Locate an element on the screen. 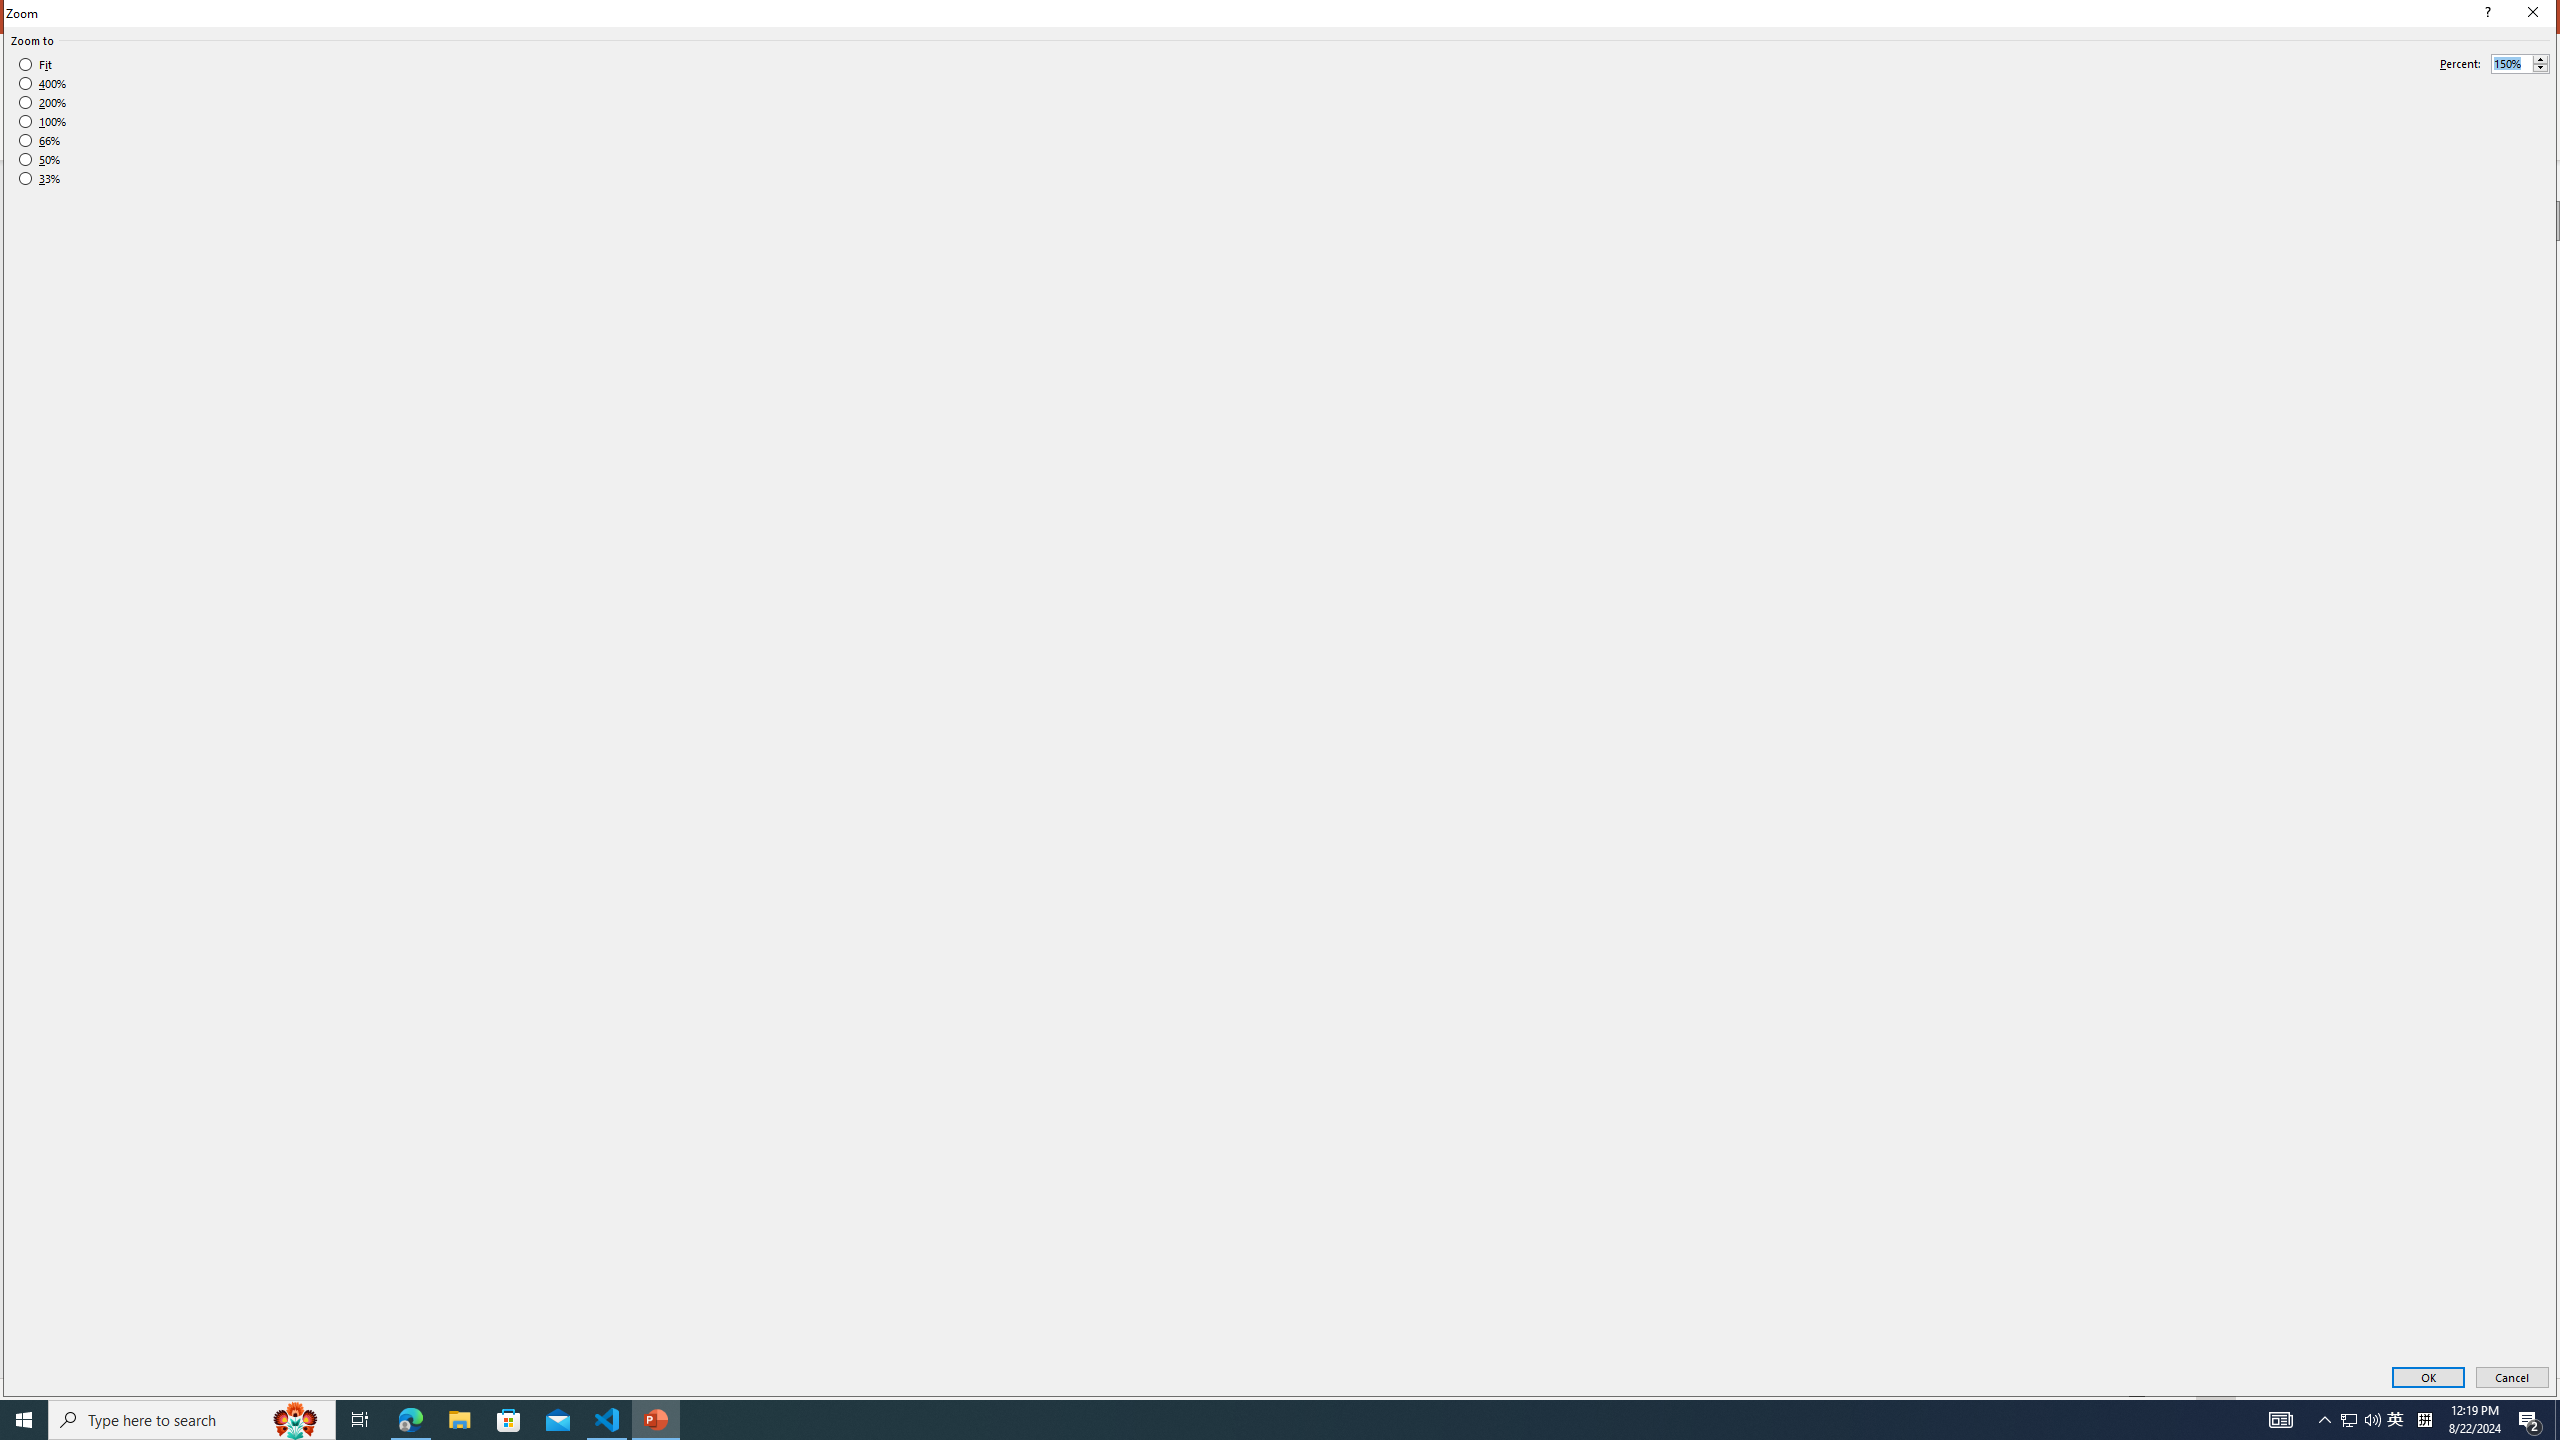 The image size is (2560, 1440). 'More' is located at coordinates (2539, 58).